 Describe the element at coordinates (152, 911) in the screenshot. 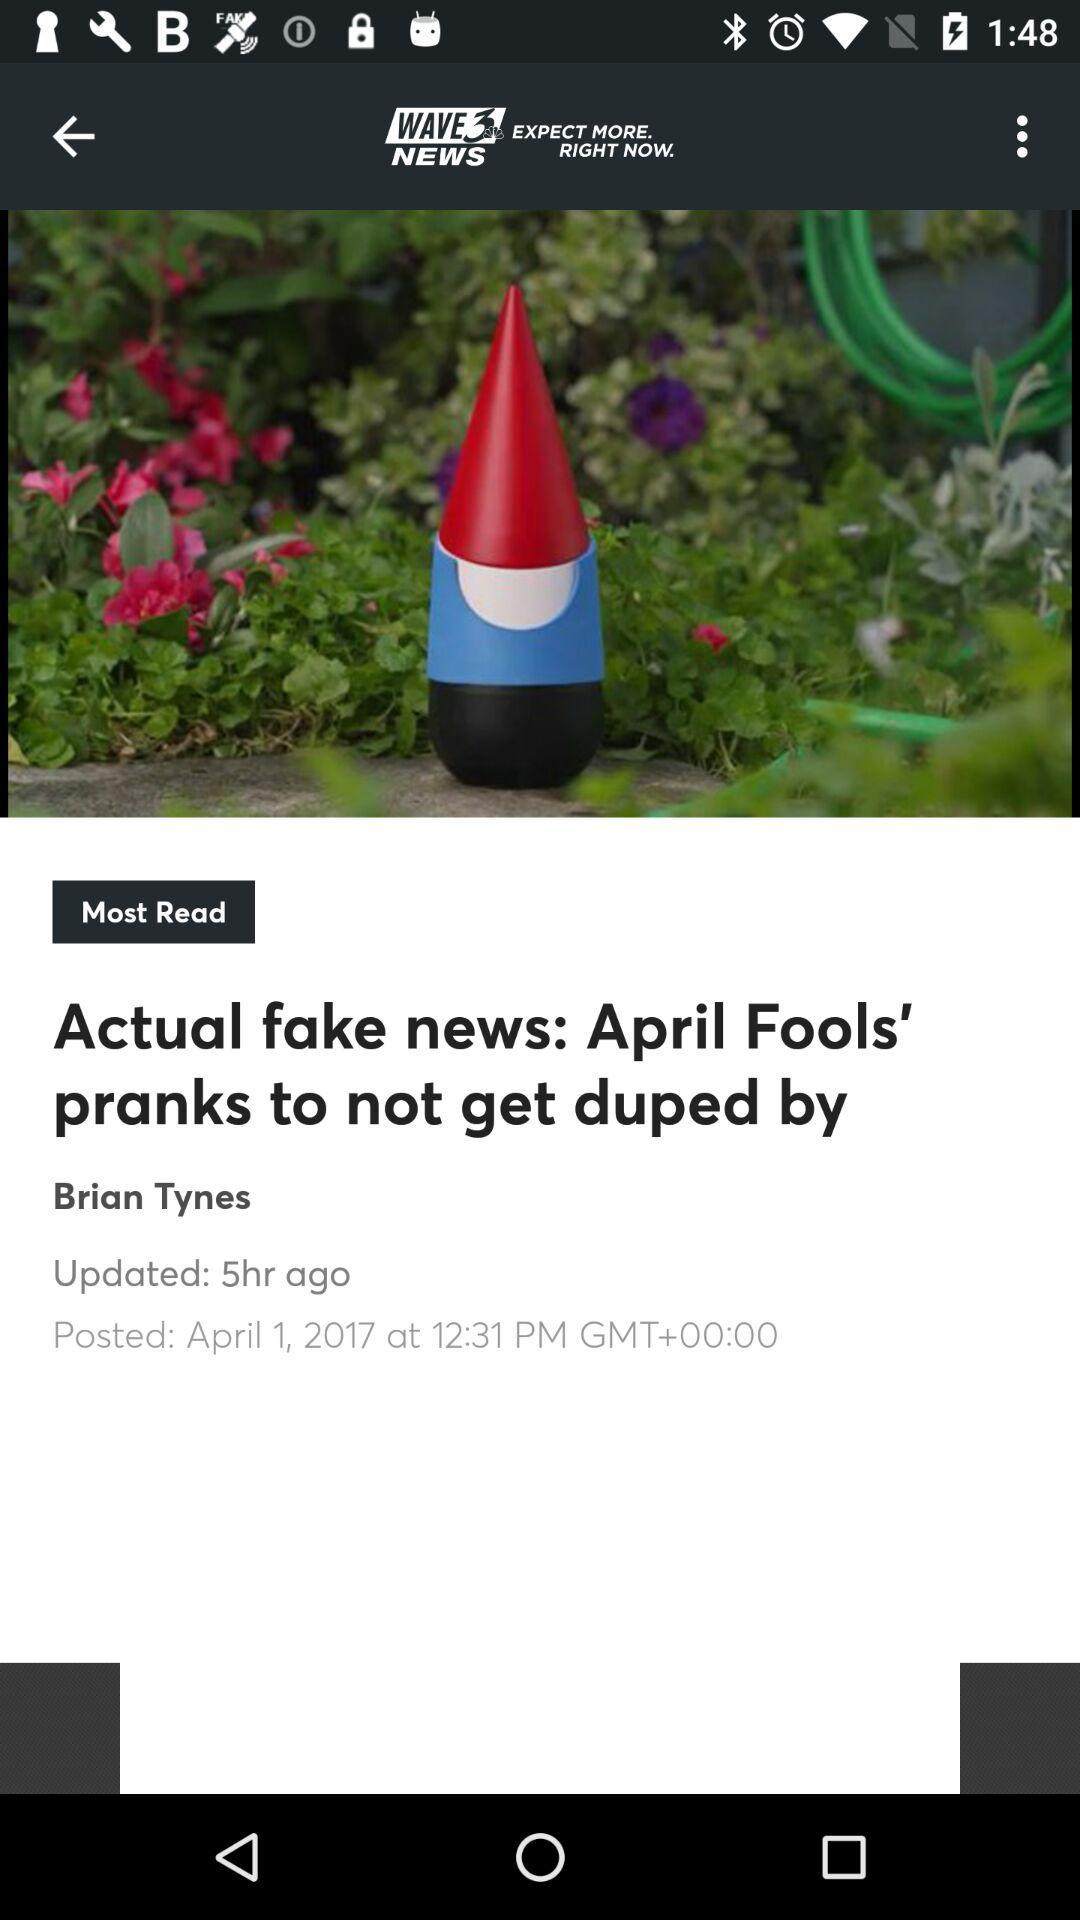

I see `most read on the left` at that location.